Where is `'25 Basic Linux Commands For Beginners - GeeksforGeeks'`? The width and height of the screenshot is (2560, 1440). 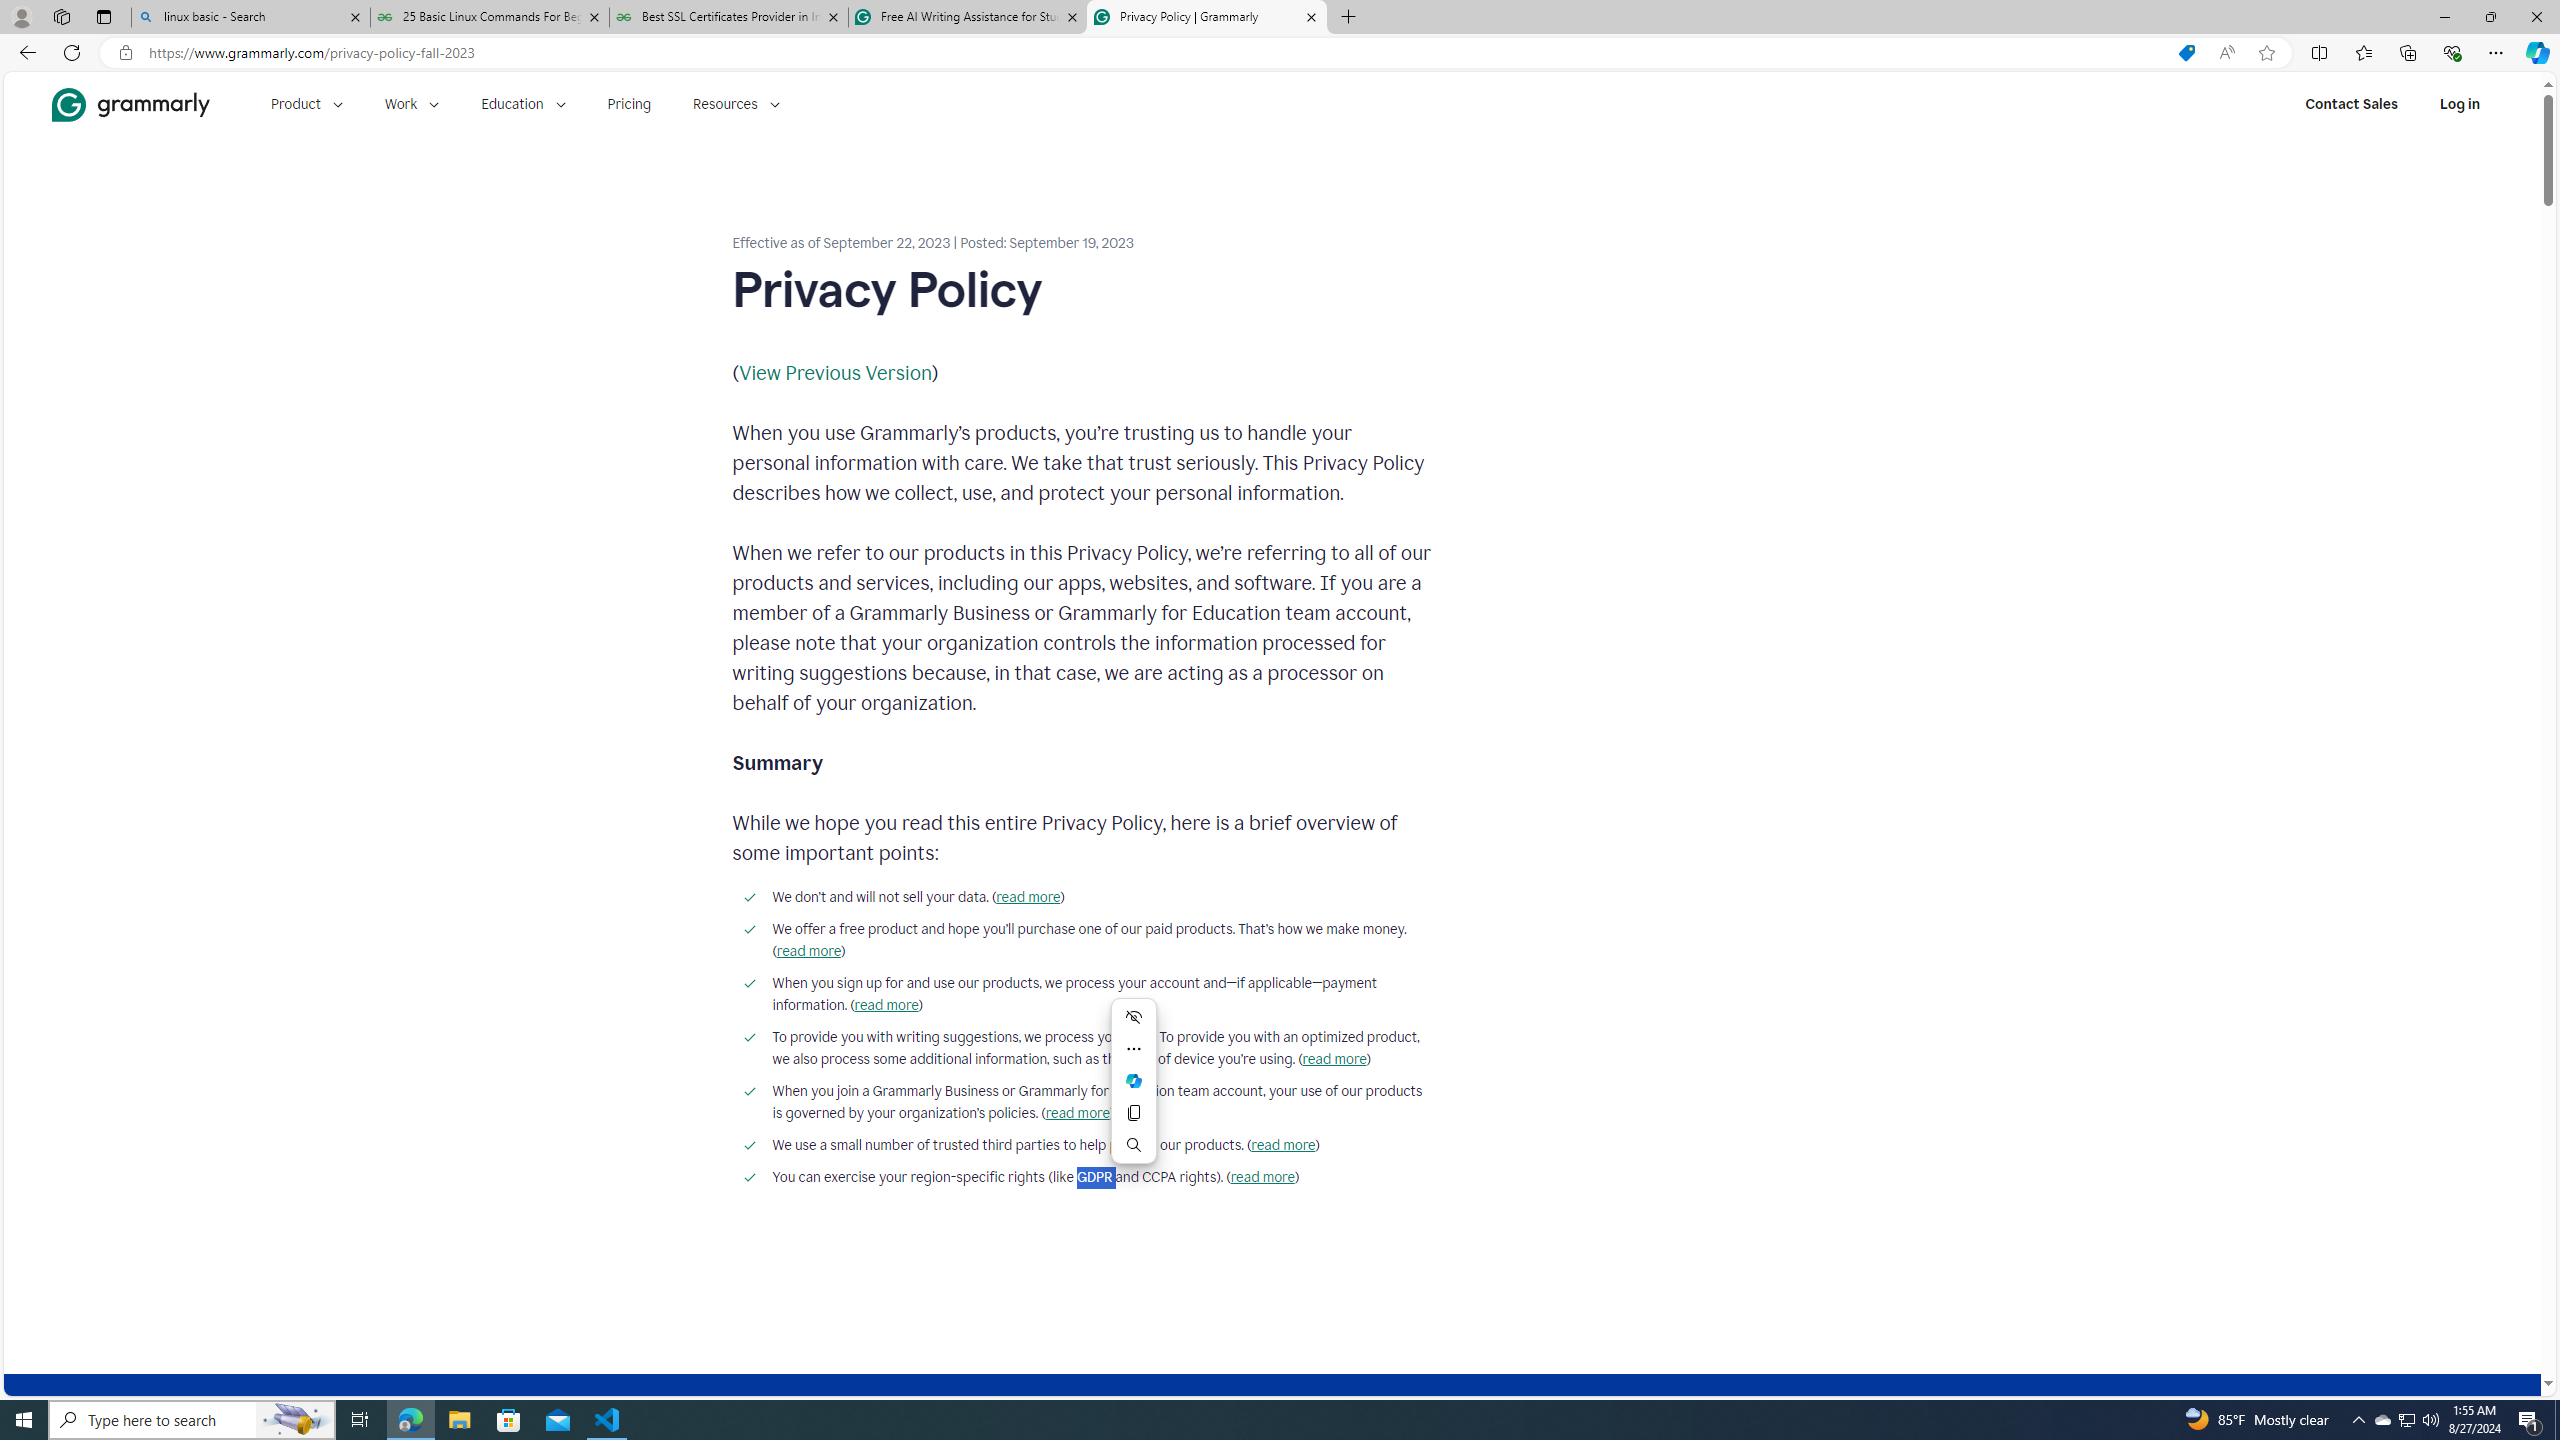
'25 Basic Linux Commands For Beginners - GeeksforGeeks' is located at coordinates (488, 16).